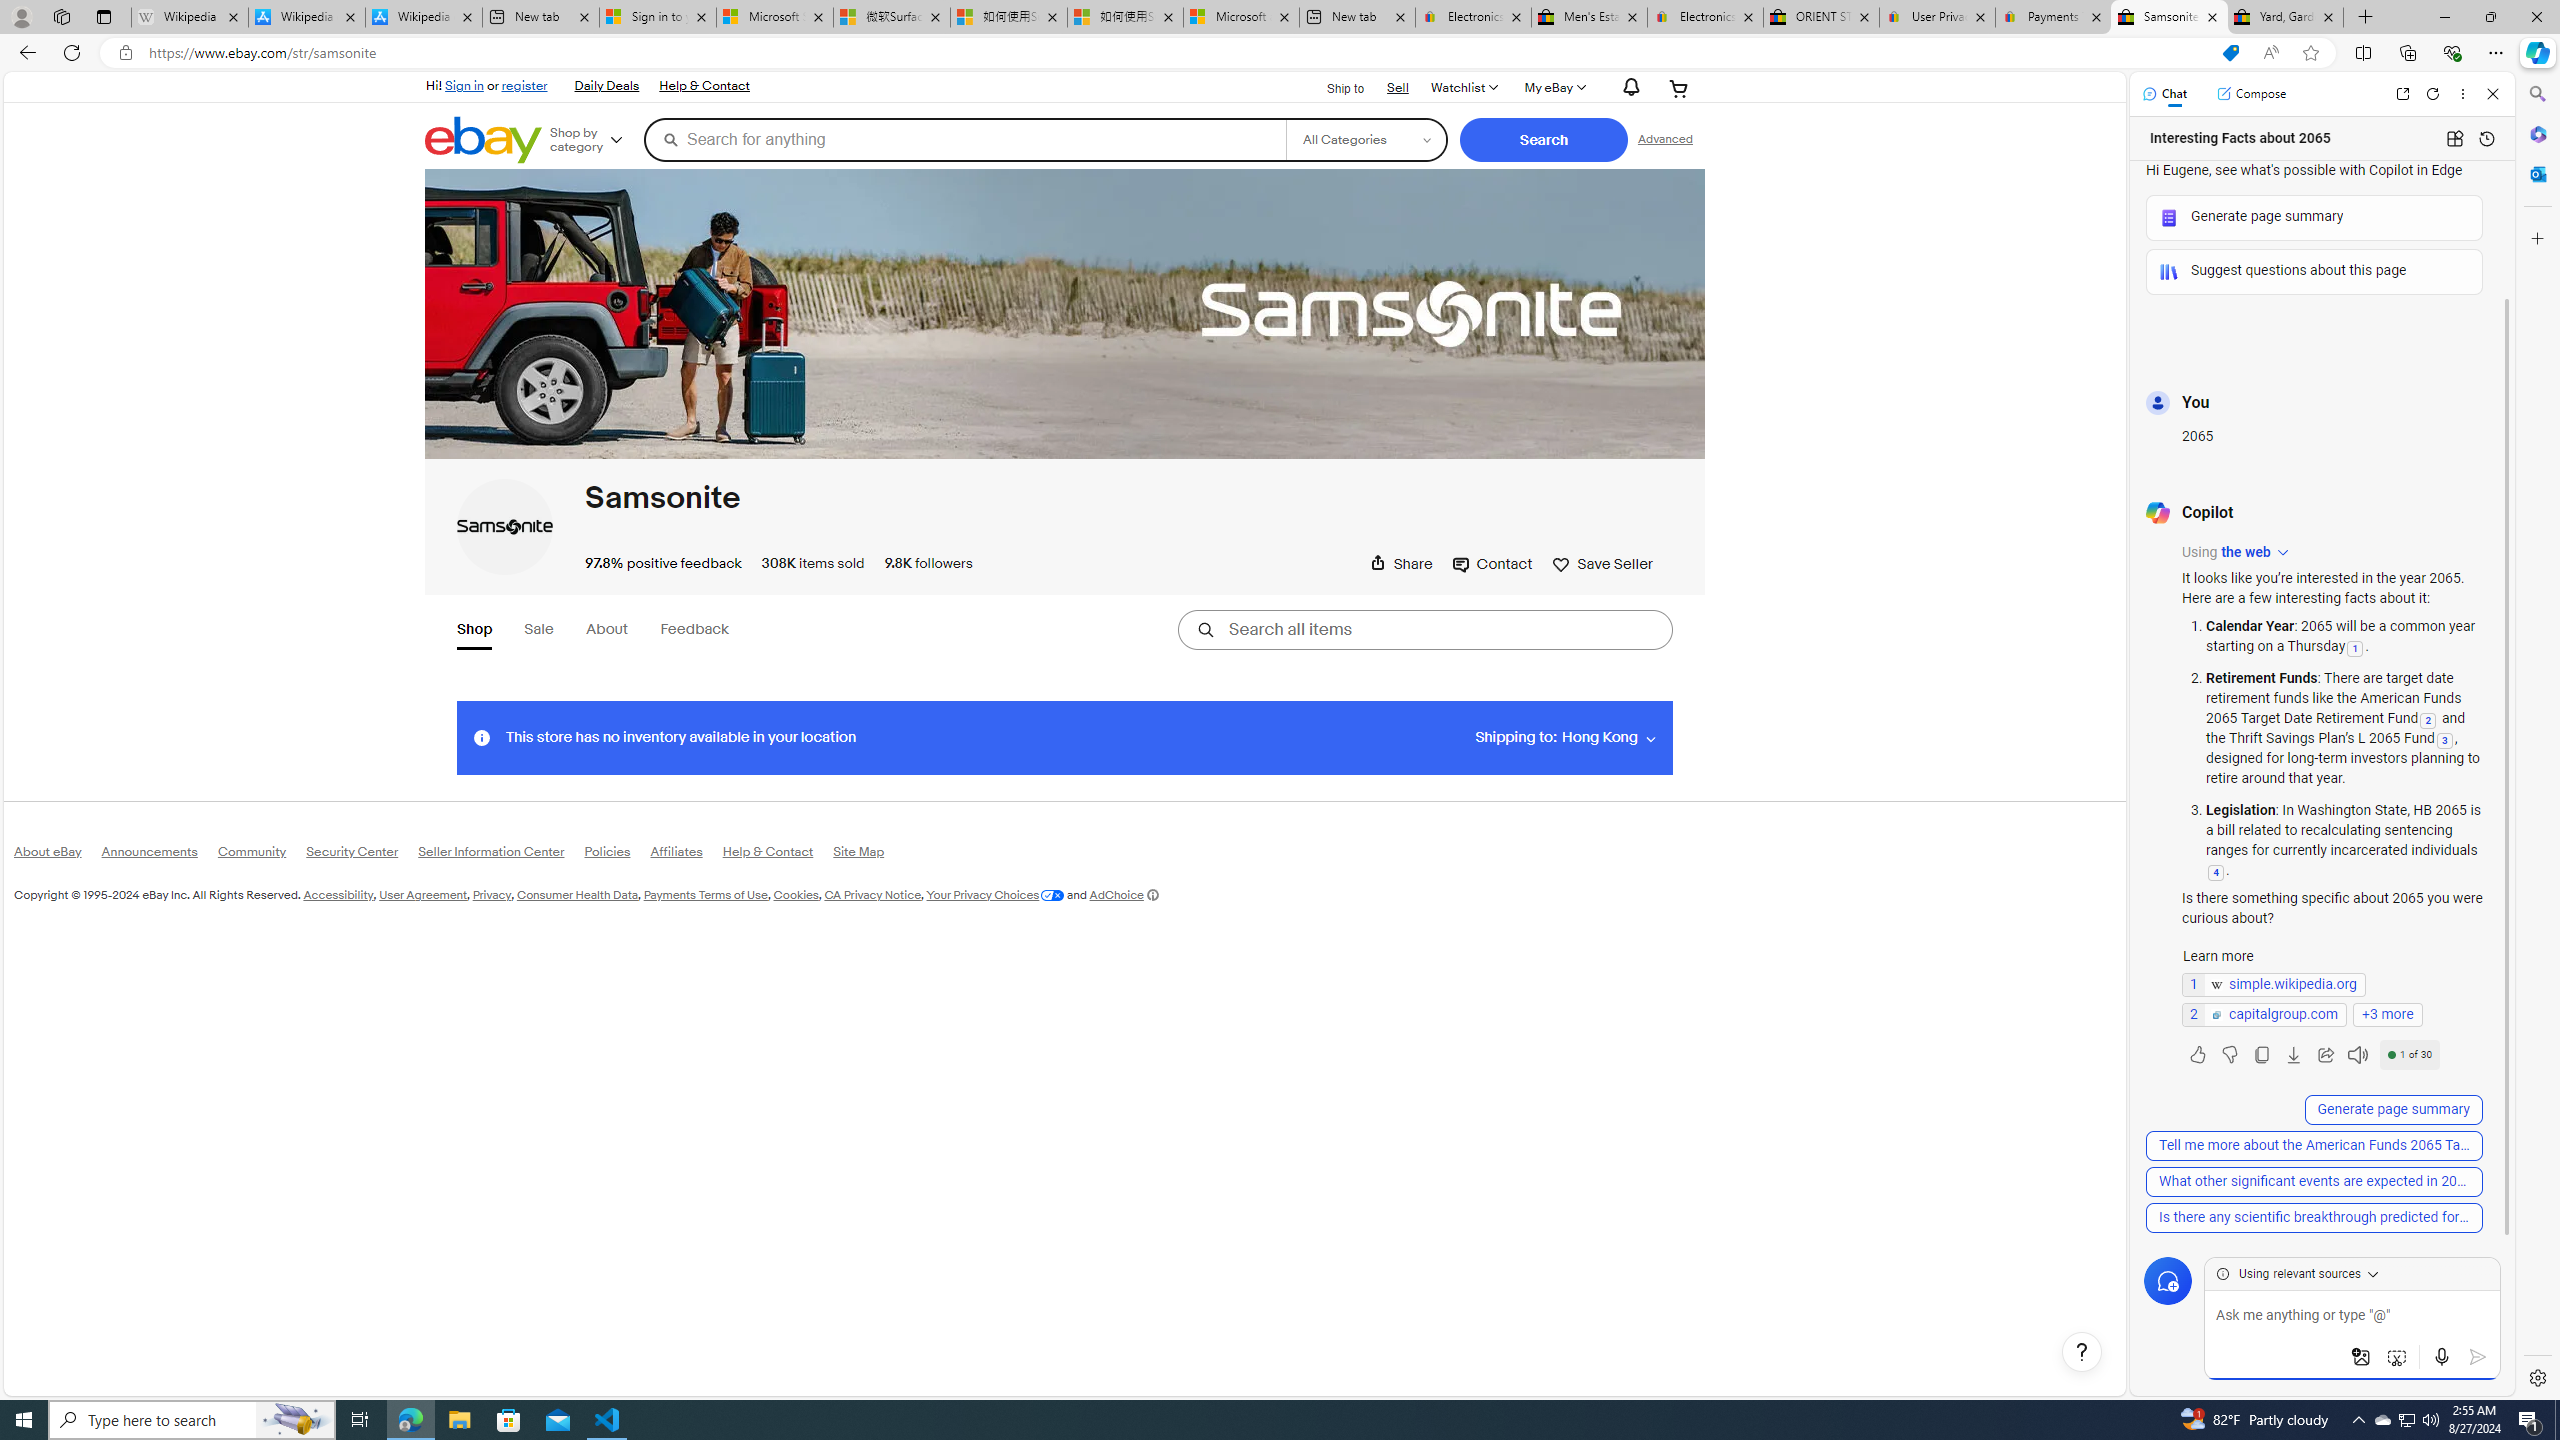  What do you see at coordinates (1664, 138) in the screenshot?
I see `'Advanced Search'` at bounding box center [1664, 138].